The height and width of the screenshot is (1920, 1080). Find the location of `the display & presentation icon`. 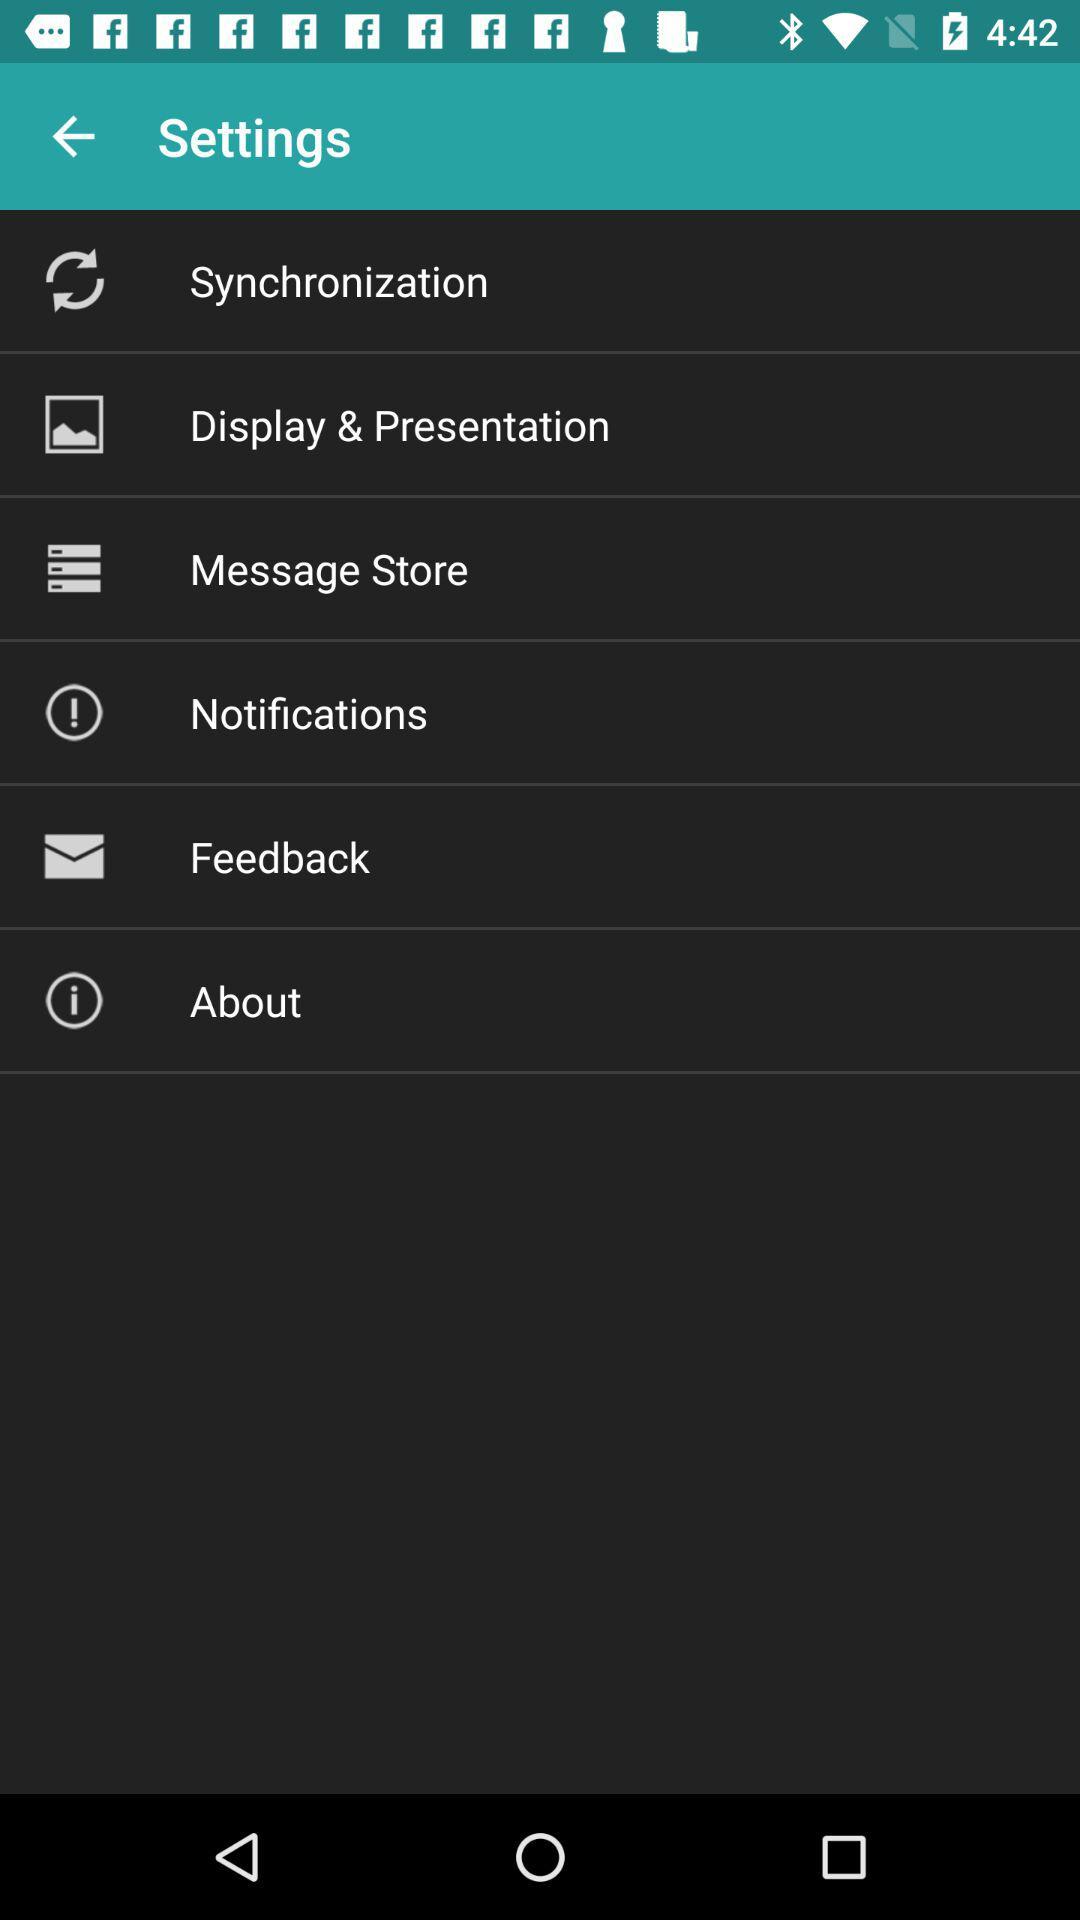

the display & presentation icon is located at coordinates (400, 423).